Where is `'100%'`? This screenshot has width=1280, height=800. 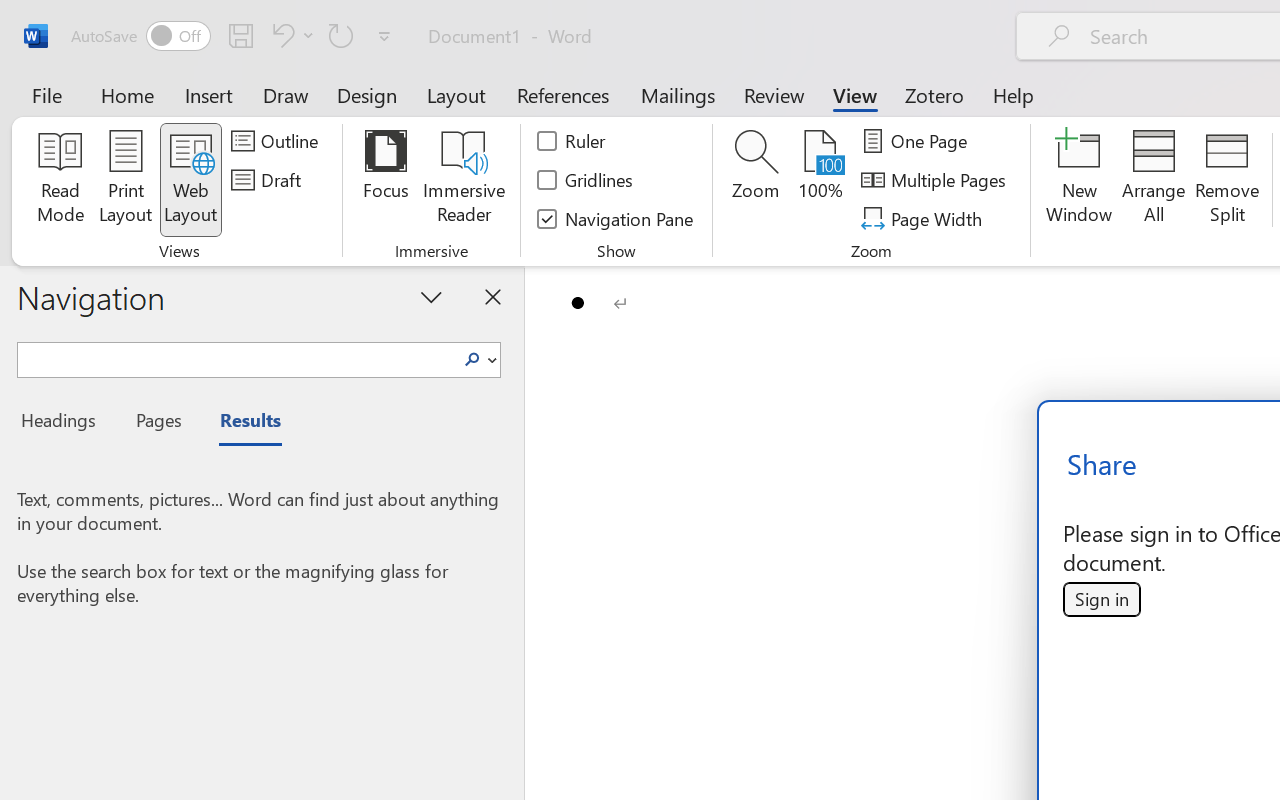
'100%' is located at coordinates (821, 179).